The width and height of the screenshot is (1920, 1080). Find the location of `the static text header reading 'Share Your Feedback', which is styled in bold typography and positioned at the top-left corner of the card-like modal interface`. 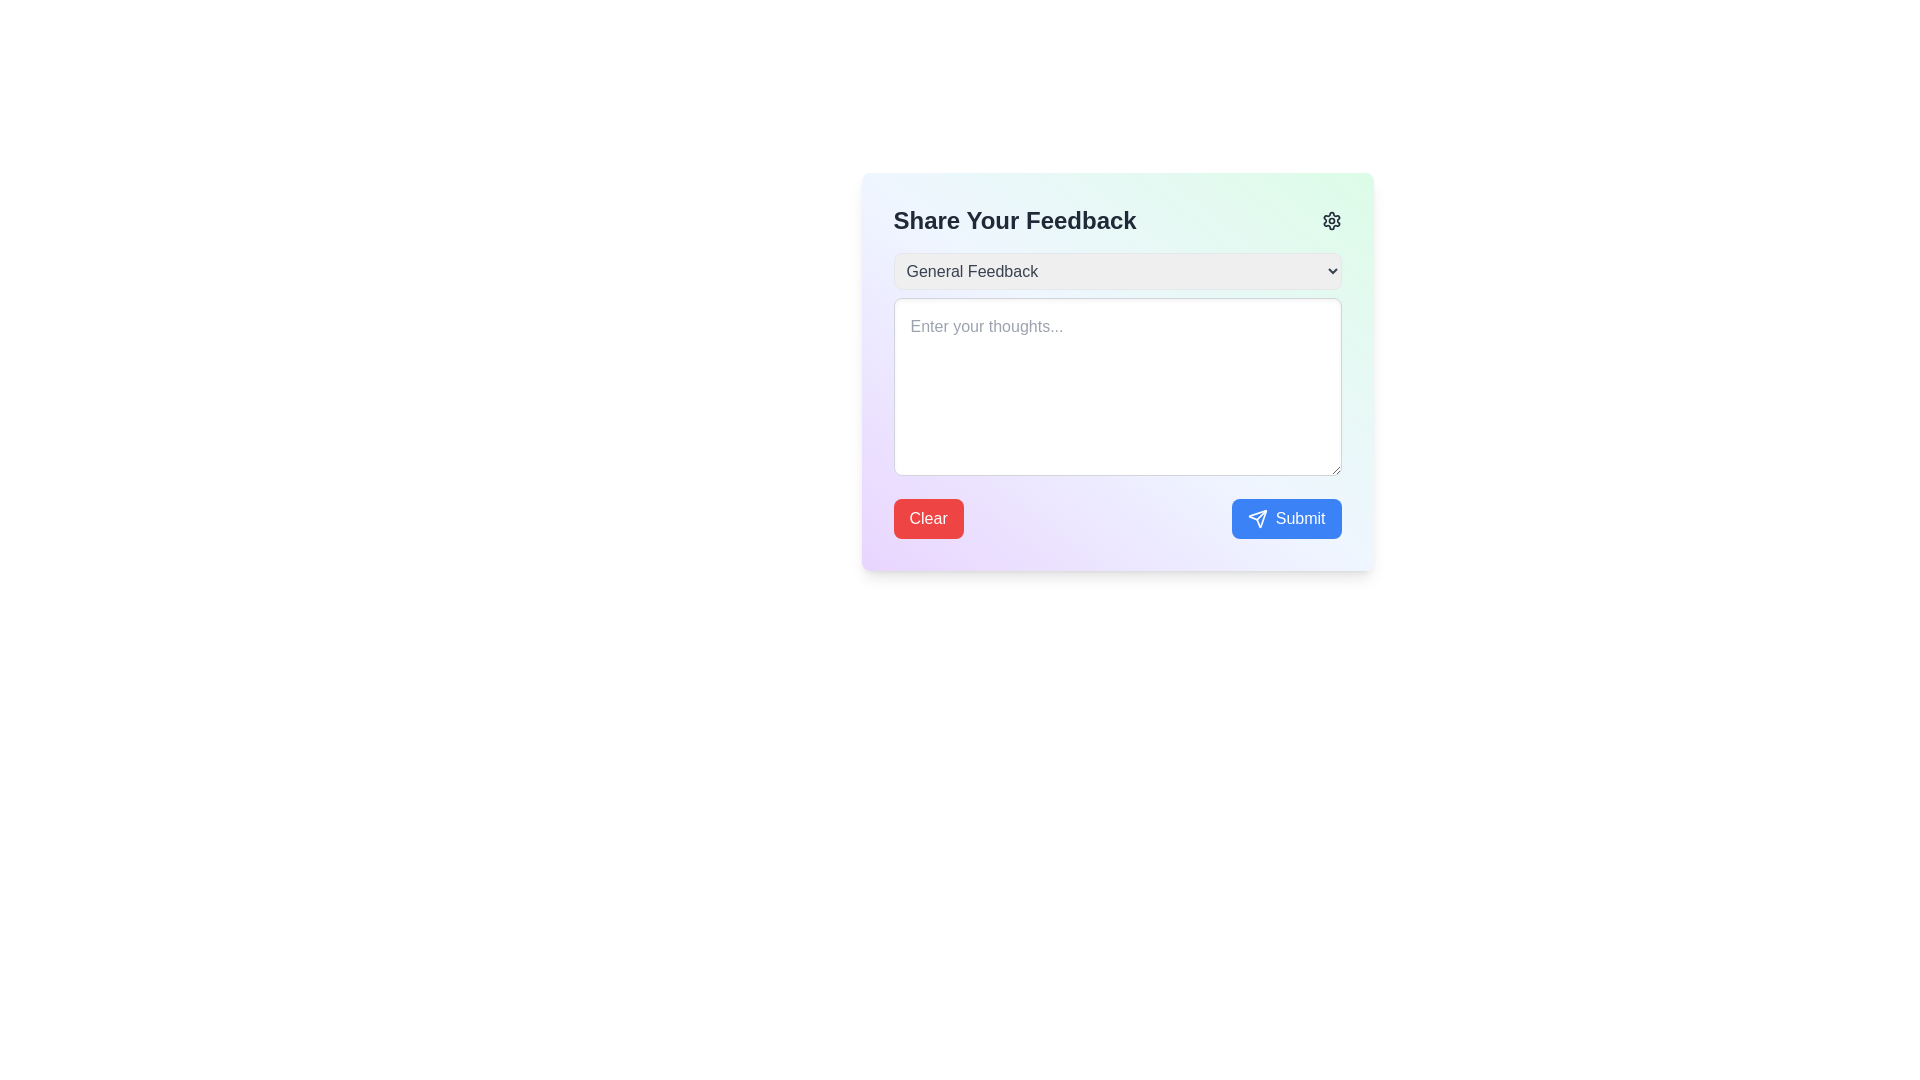

the static text header reading 'Share Your Feedback', which is styled in bold typography and positioned at the top-left corner of the card-like modal interface is located at coordinates (1015, 220).